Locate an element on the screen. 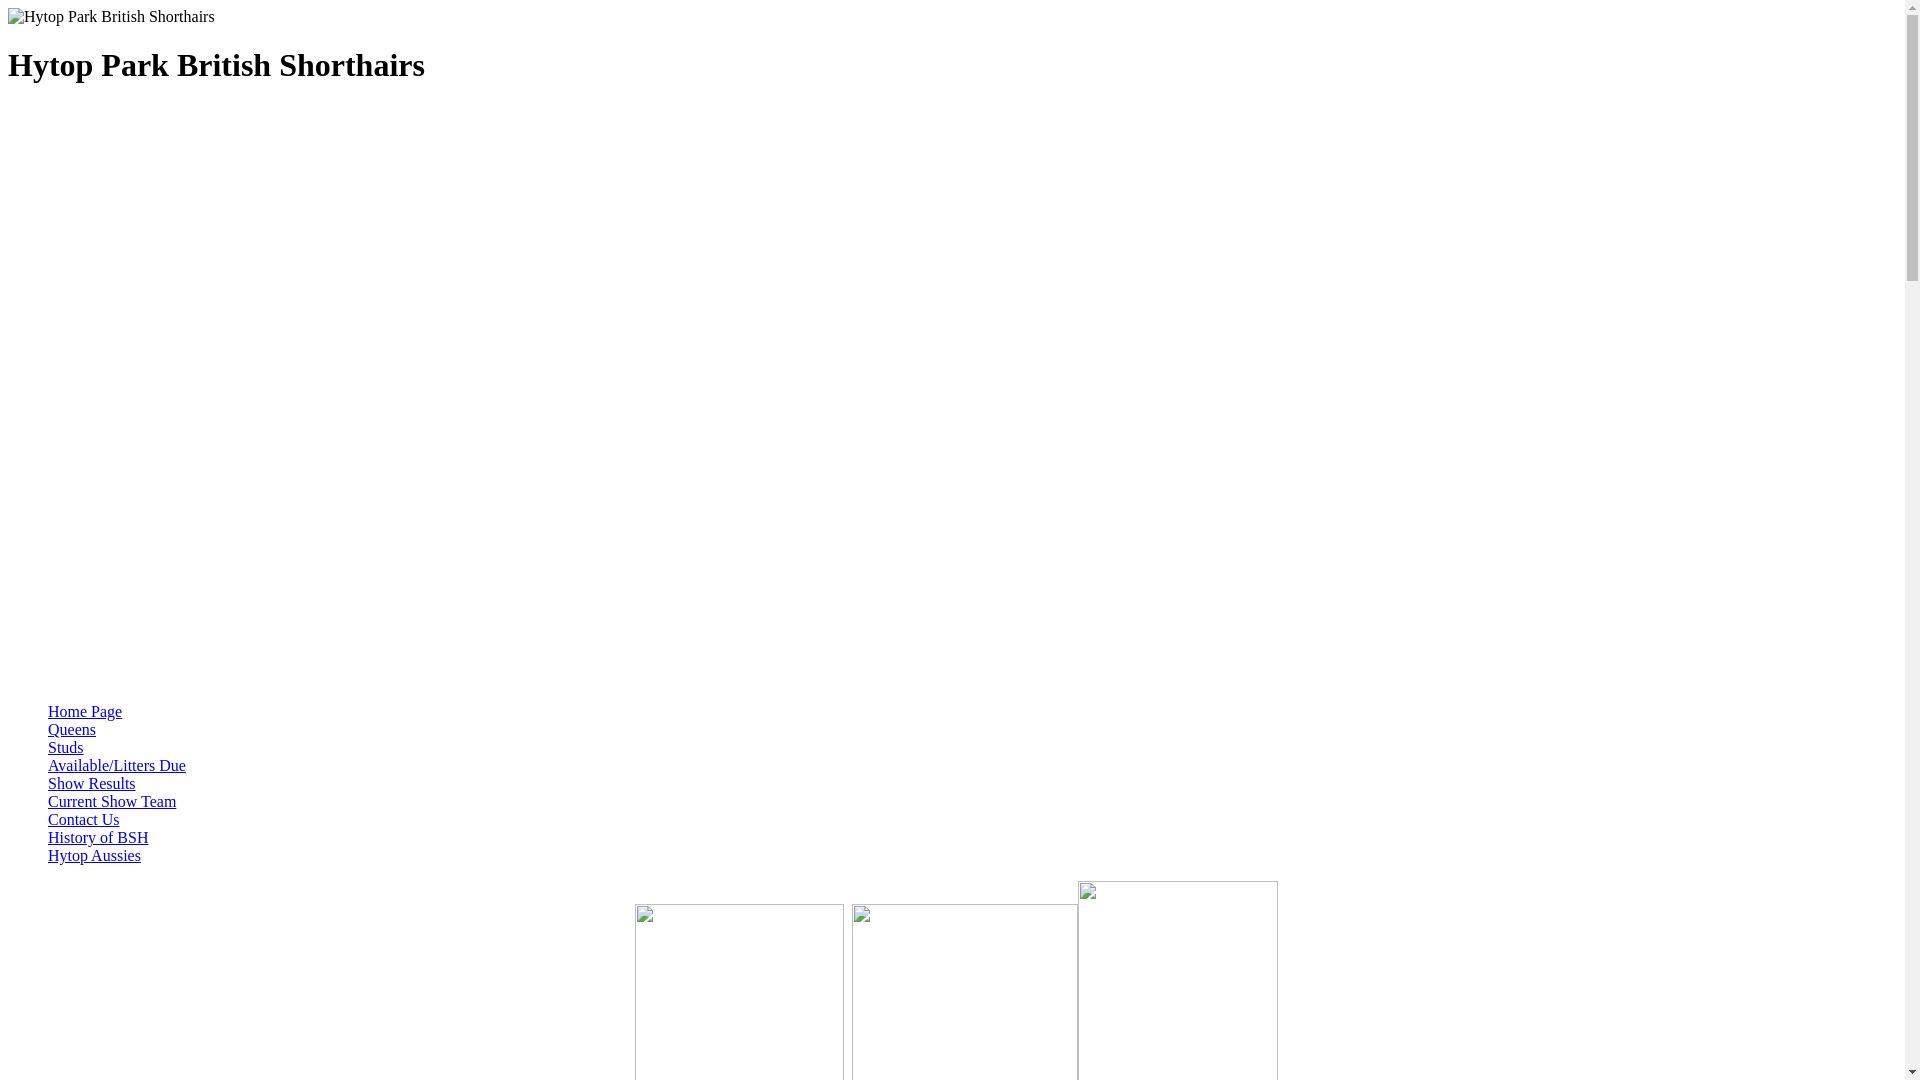 This screenshot has height=1080, width=1920. 'Current Show Team' is located at coordinates (110, 800).